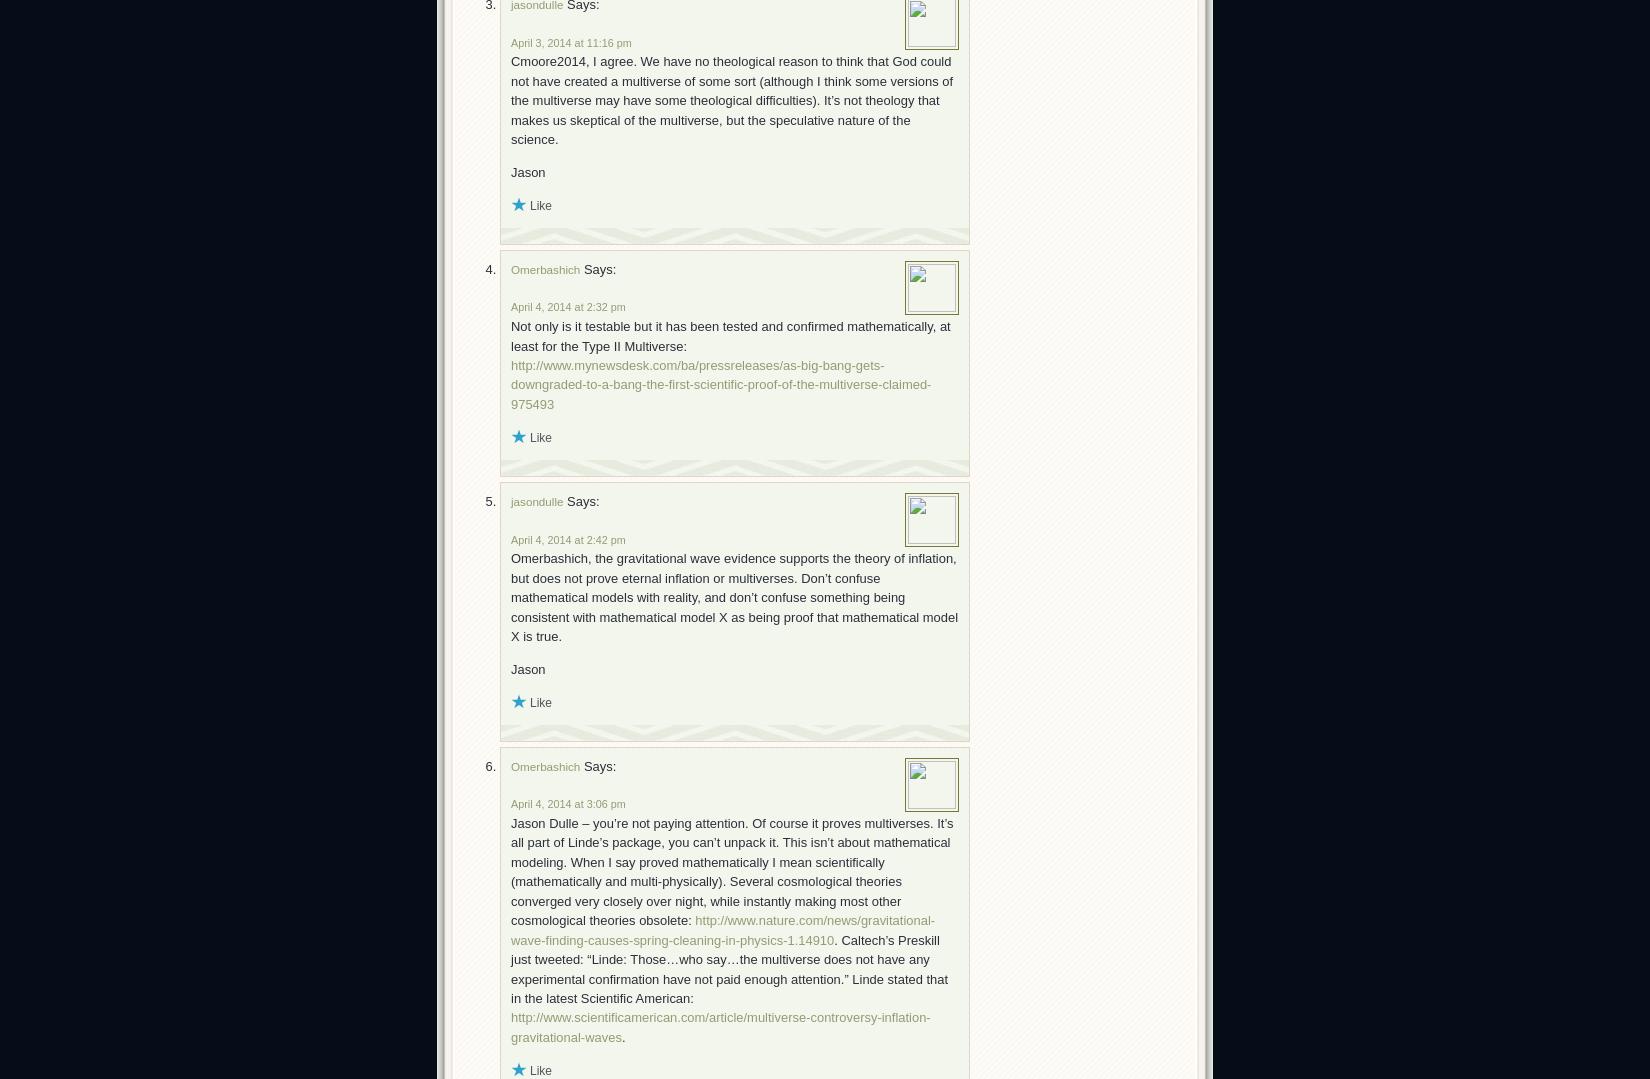 The width and height of the screenshot is (1650, 1079). Describe the element at coordinates (730, 100) in the screenshot. I see `'Cmoore2014, I agree.  We have no theological reason to think that God could not have created a multiverse of some sort (although I think some versions of the multiverse may have some theological difficulties).  It’s not theology that makes us skeptical of the multiverse, but the speculative nature of the science.'` at that location.